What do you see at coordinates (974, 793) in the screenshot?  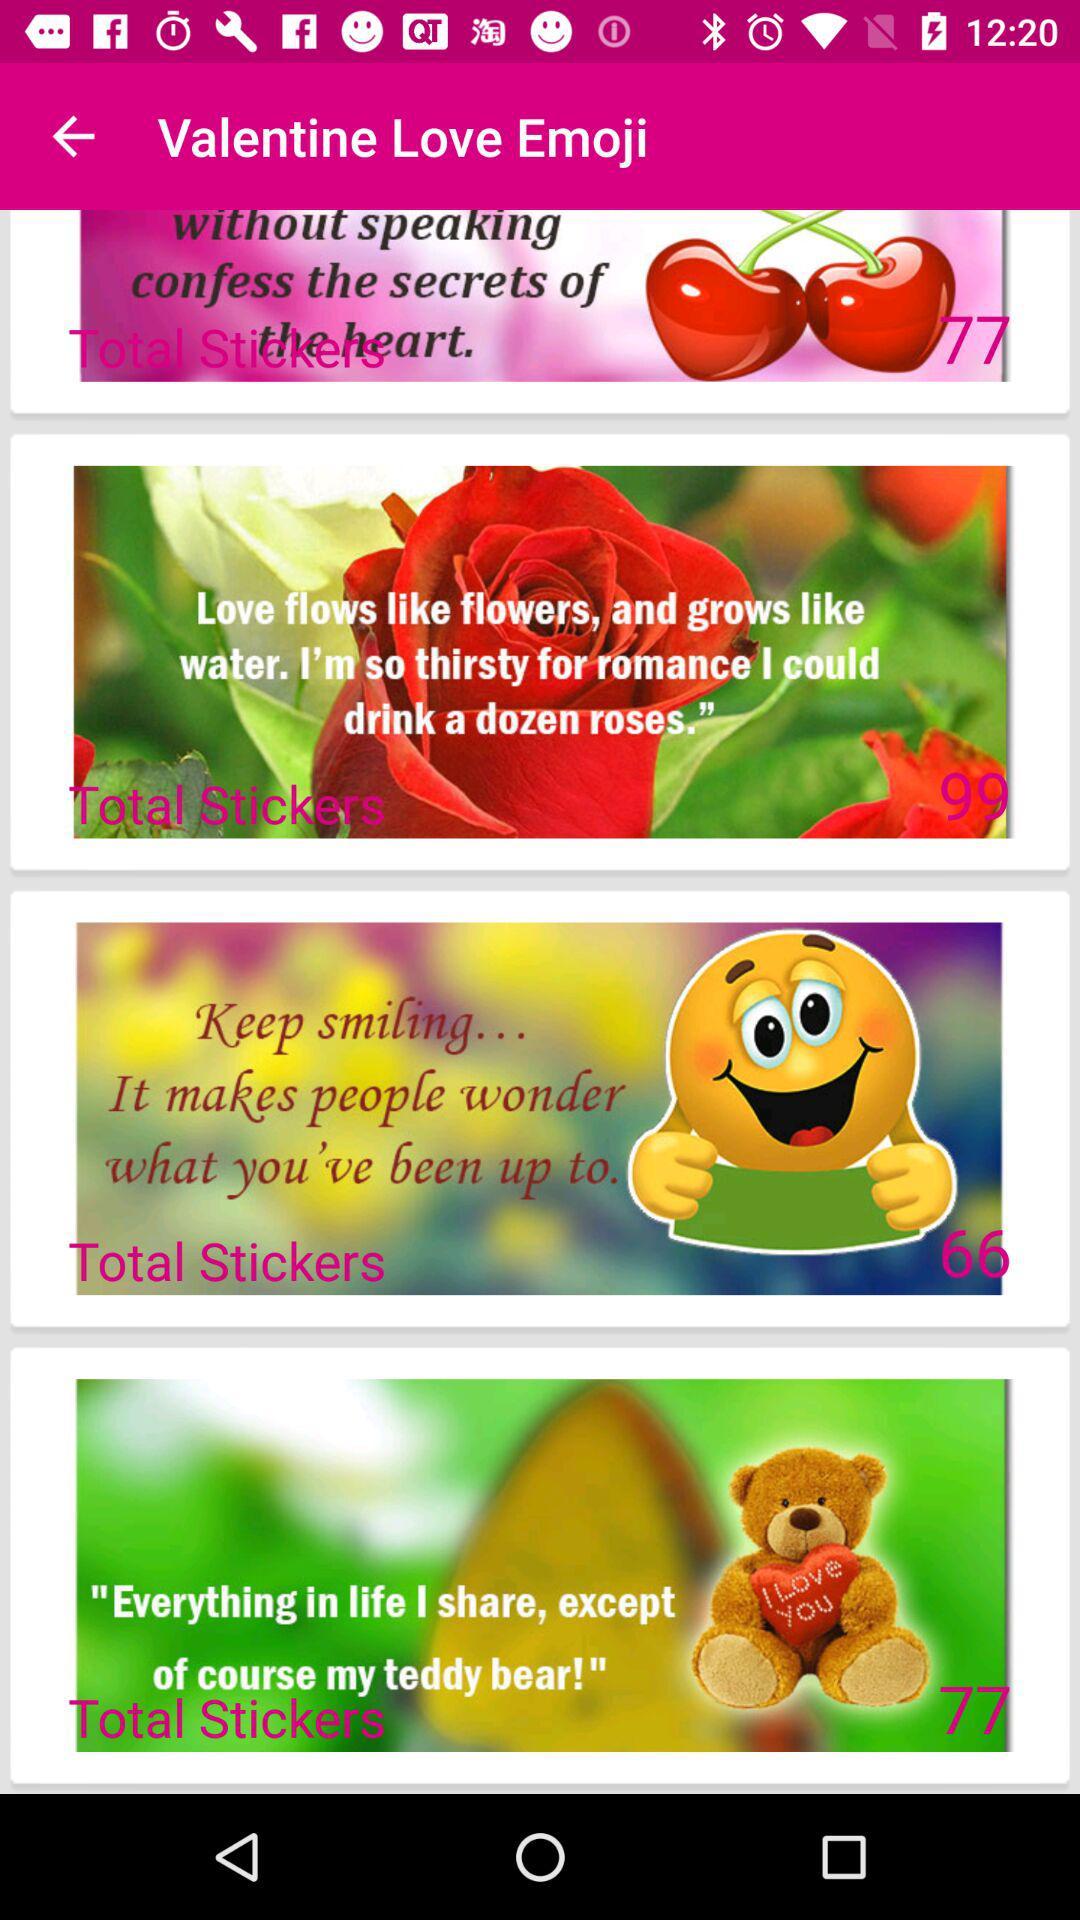 I see `icon to the right of total stickers item` at bounding box center [974, 793].